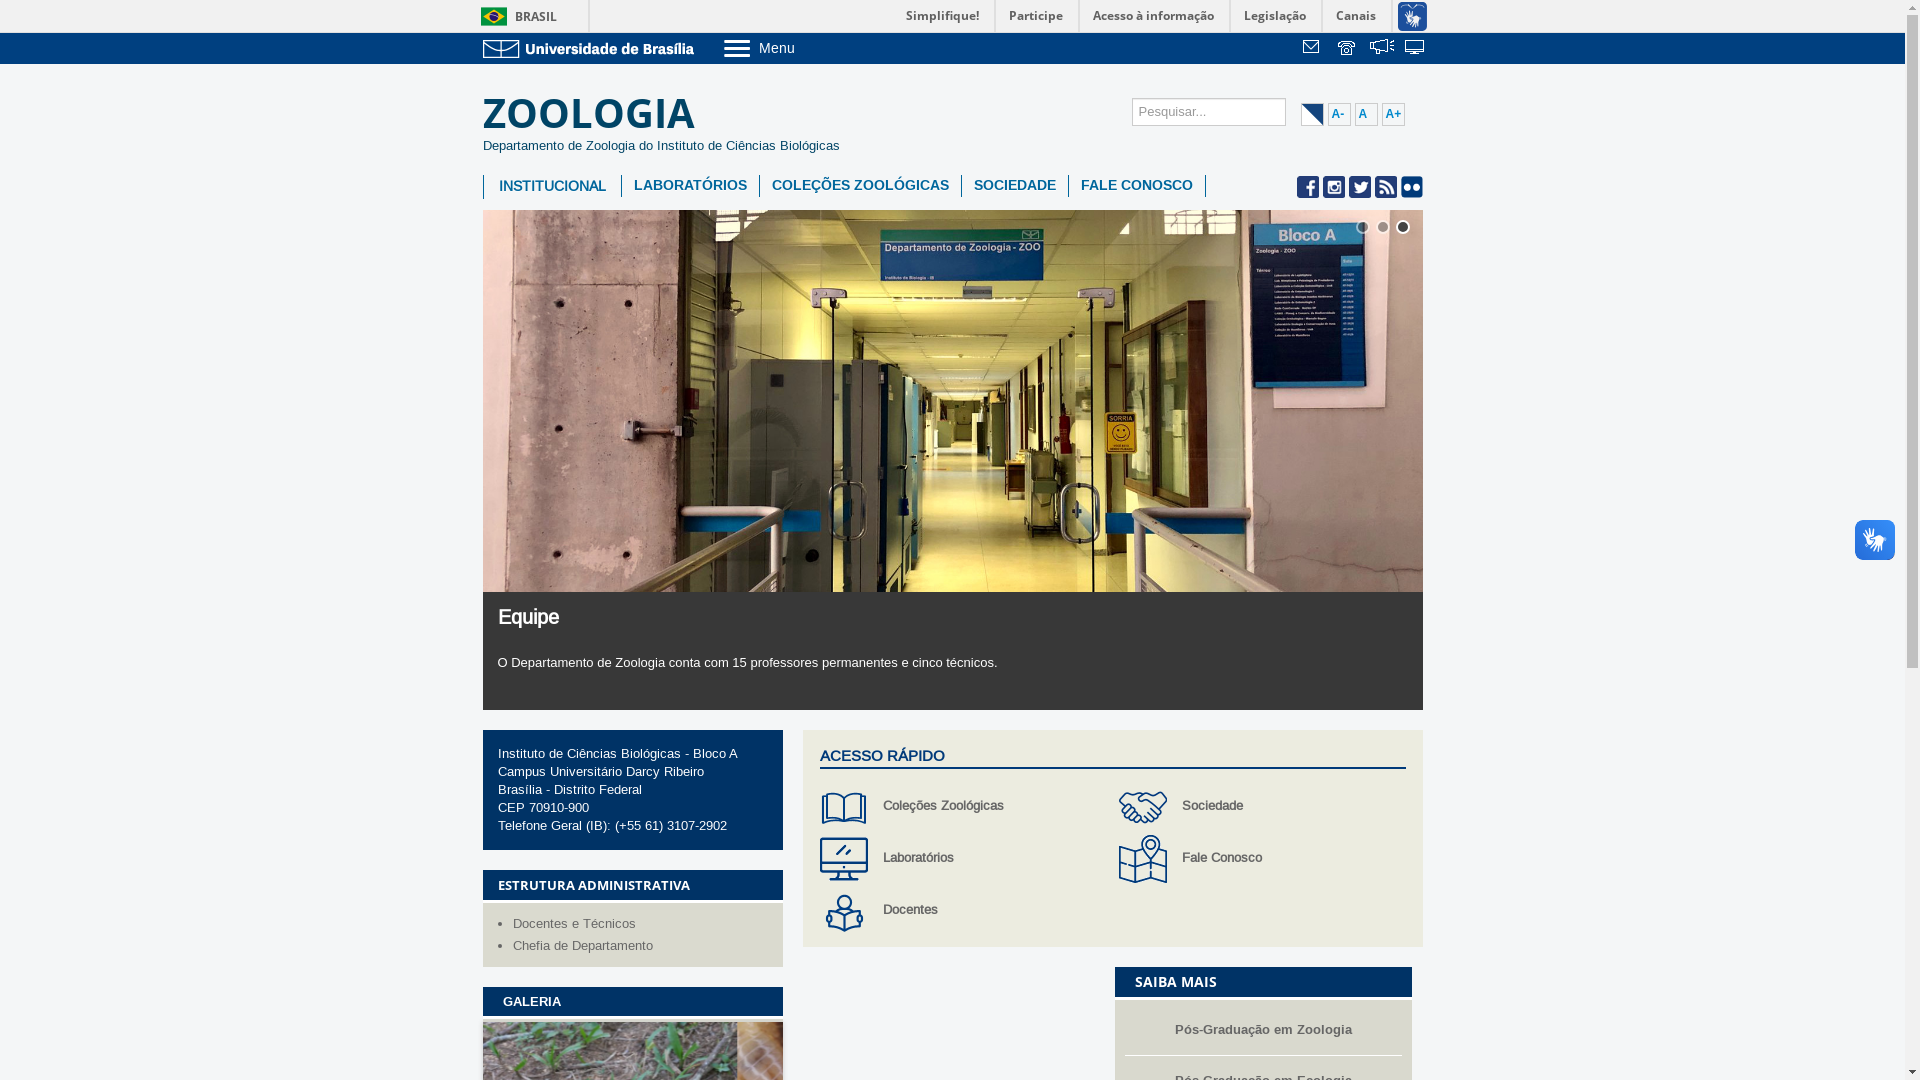 Image resolution: width=1920 pixels, height=1080 pixels. Describe the element at coordinates (1335, 48) in the screenshot. I see `' '` at that location.